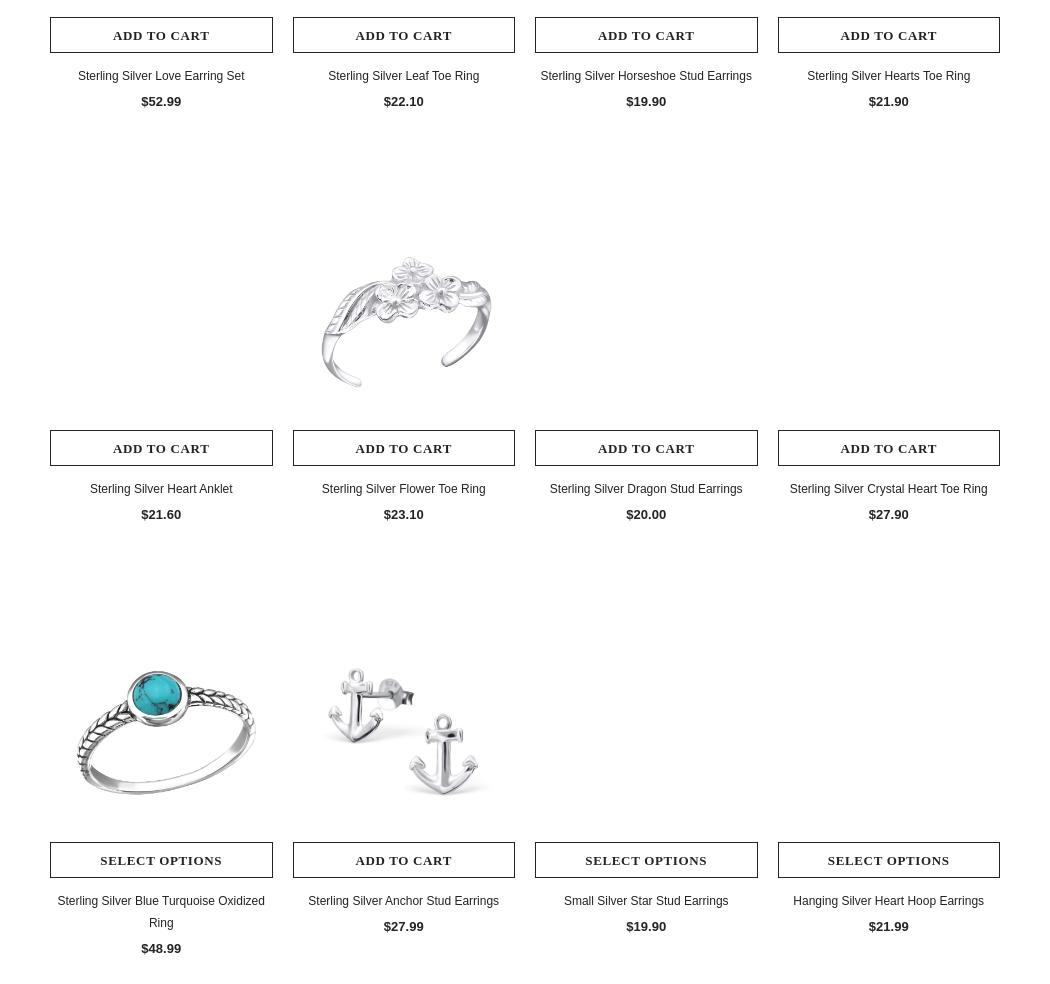  Describe the element at coordinates (403, 74) in the screenshot. I see `'Sterling Silver Leaf Toe Ring'` at that location.